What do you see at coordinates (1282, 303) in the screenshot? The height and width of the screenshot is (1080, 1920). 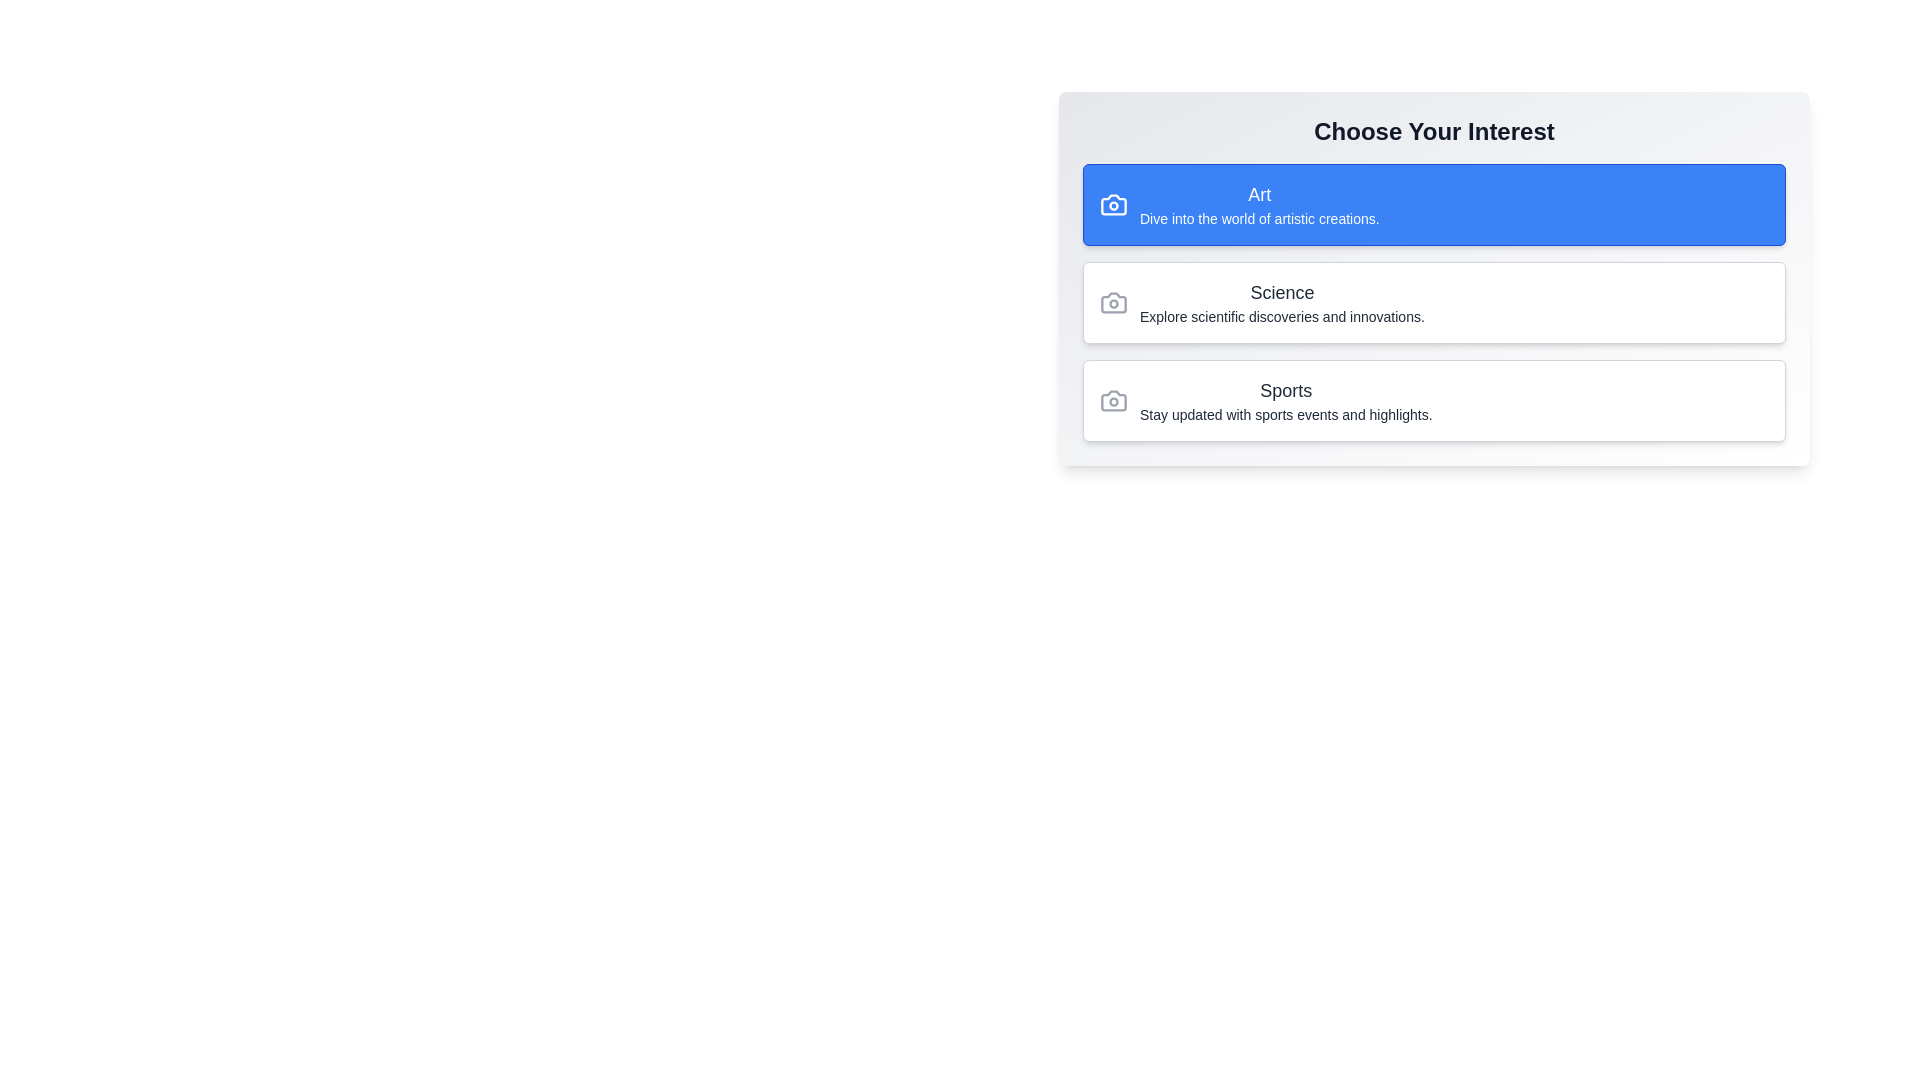 I see `the selectable Text Display element located between 'Art' and 'Sports' in the card layout` at bounding box center [1282, 303].